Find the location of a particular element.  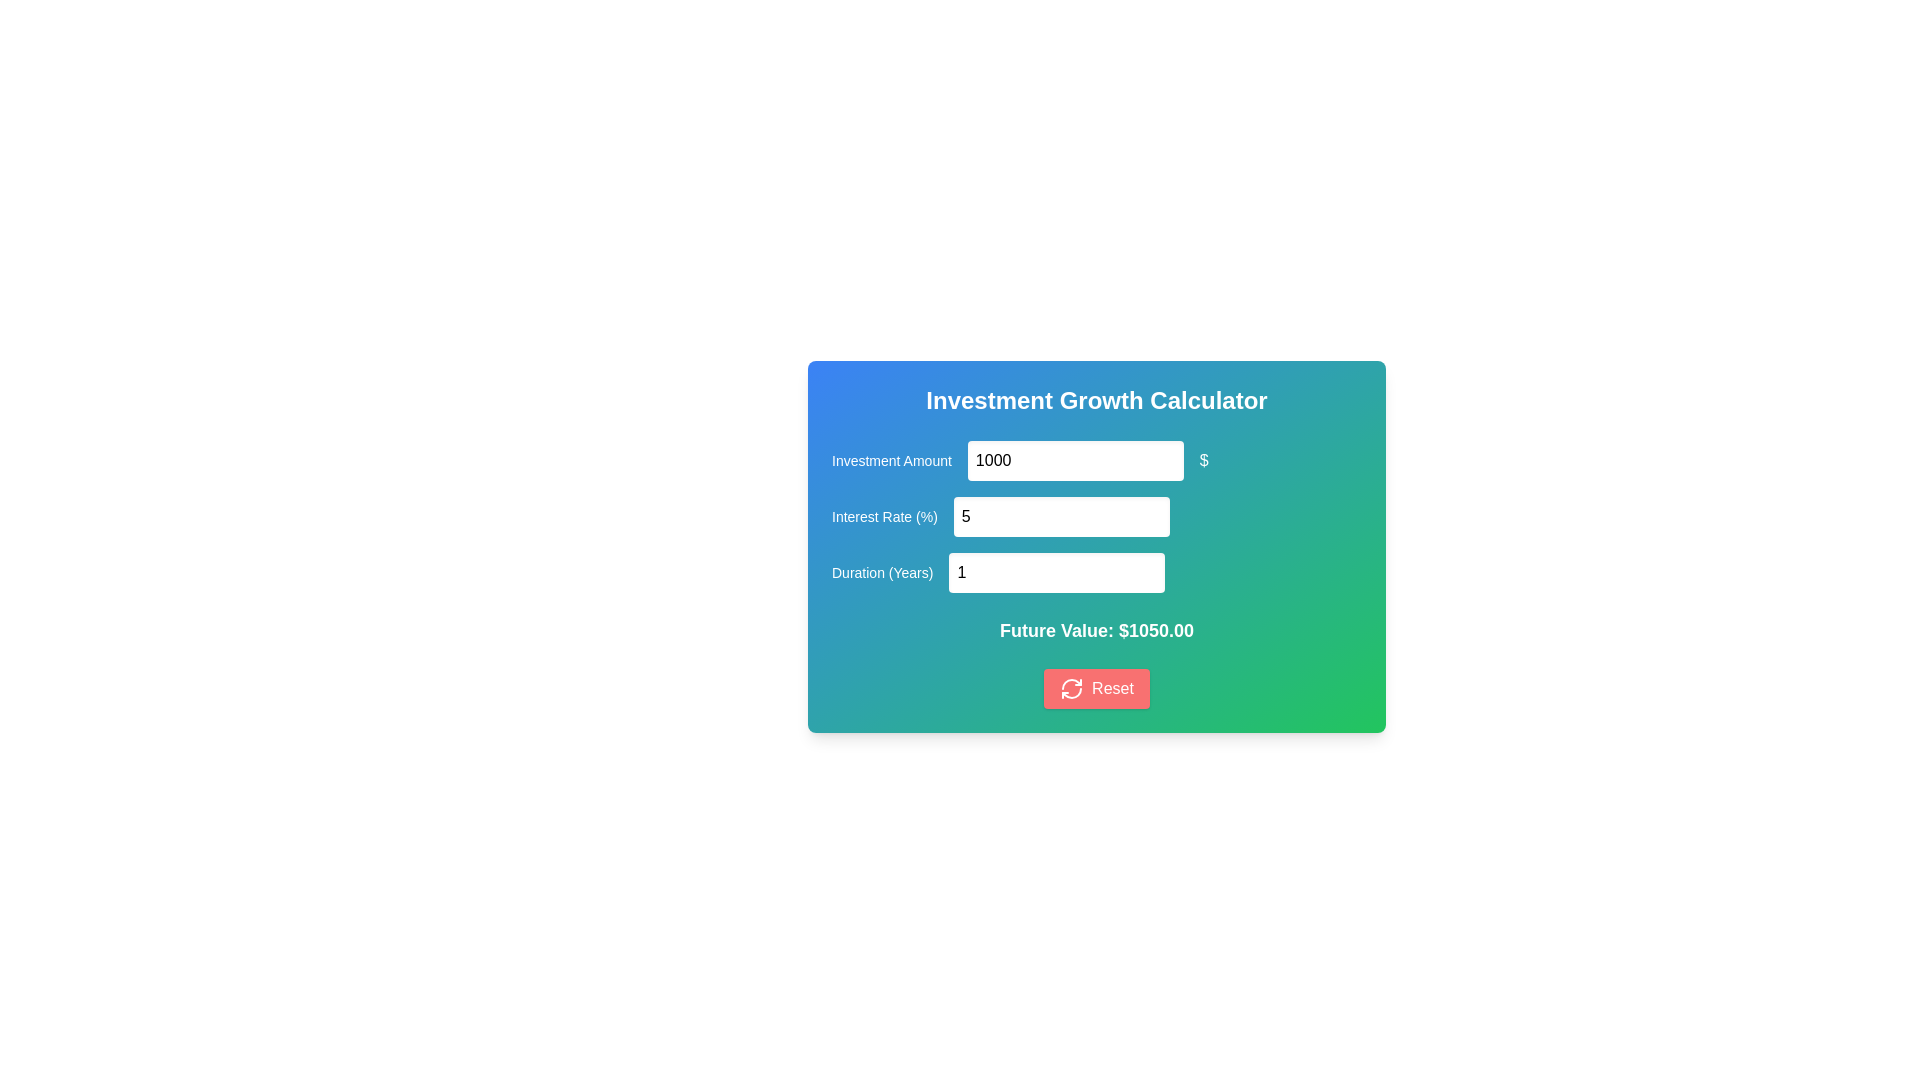

the reset icon located inside the Reset button at the bottom of the calculator card, which visually represents the reset action is located at coordinates (1071, 688).